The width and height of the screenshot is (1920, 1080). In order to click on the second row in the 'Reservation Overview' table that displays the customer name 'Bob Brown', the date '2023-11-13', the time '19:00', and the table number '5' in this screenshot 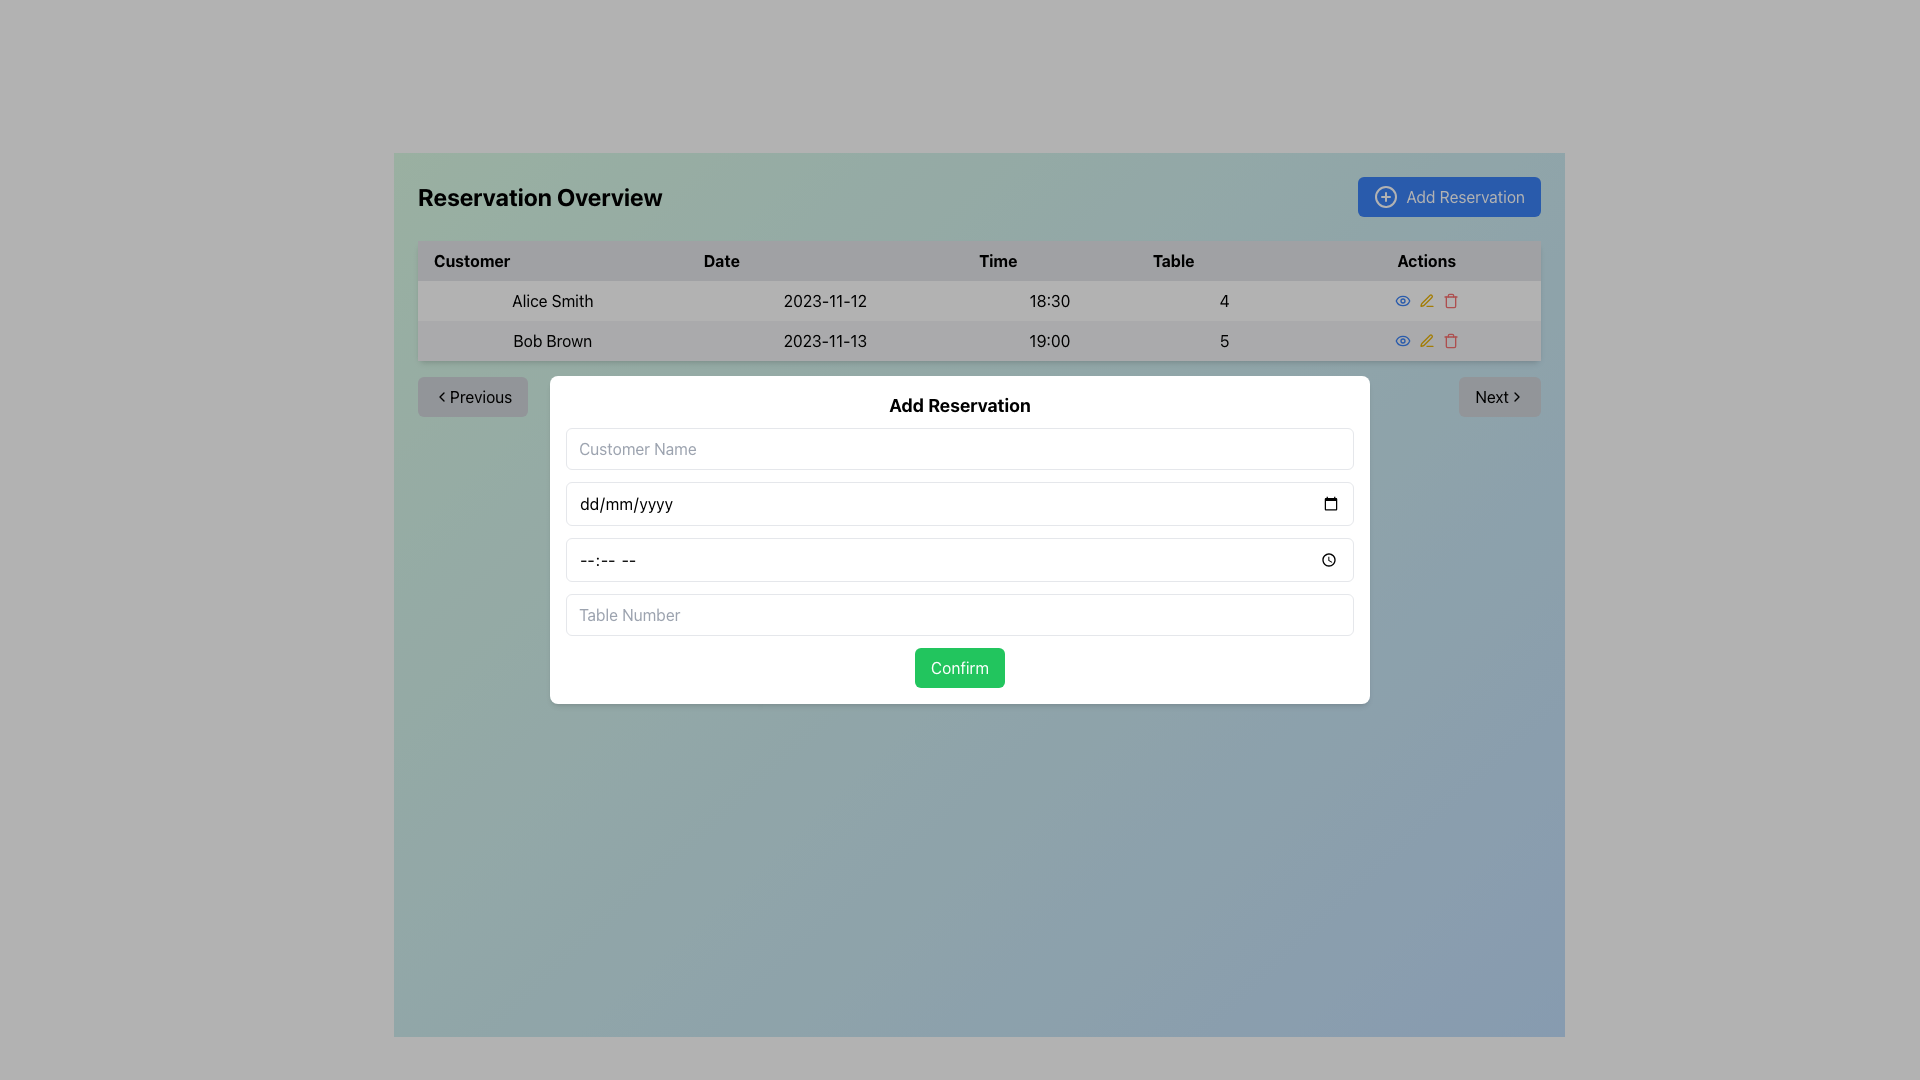, I will do `click(979, 339)`.